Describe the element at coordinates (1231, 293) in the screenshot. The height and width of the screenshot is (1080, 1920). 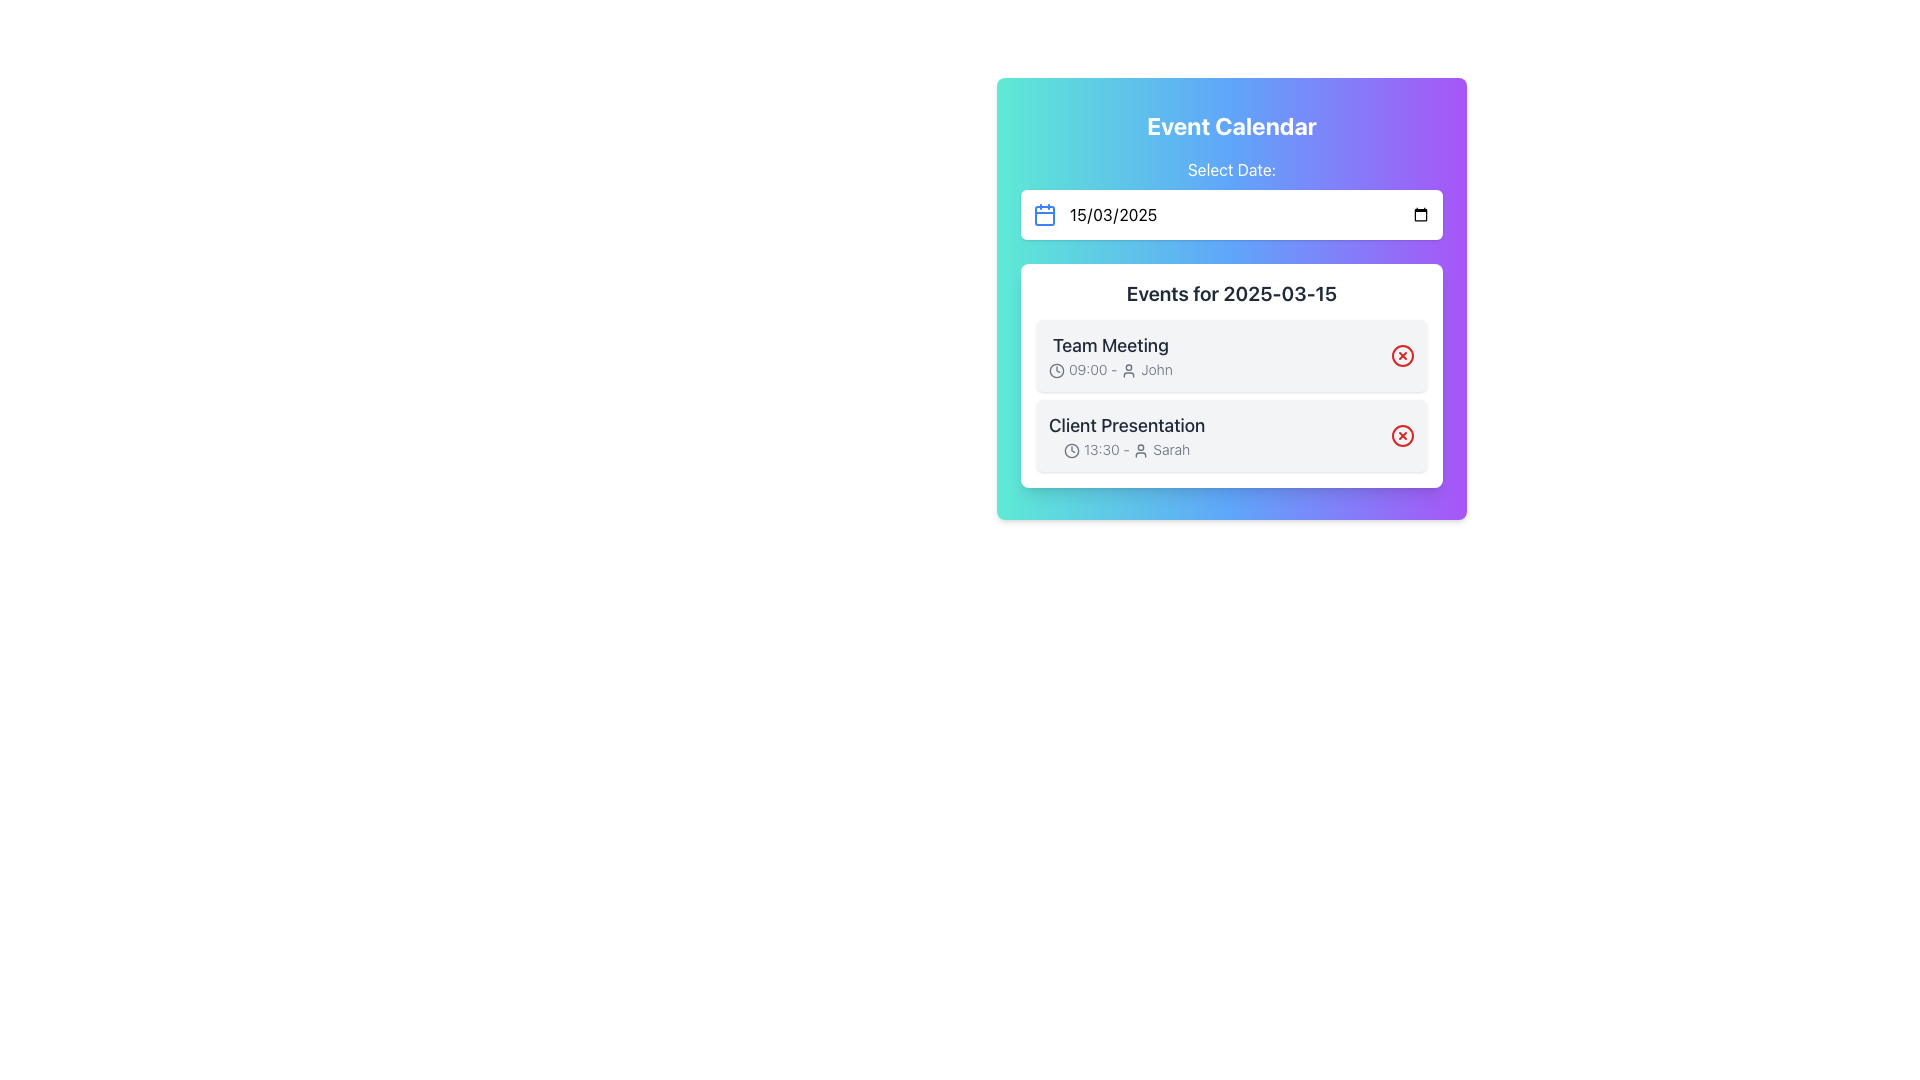
I see `the text heading that displays 'Events for 2025-03-15', which is styled with a bold font and is positioned at the top of the events section` at that location.